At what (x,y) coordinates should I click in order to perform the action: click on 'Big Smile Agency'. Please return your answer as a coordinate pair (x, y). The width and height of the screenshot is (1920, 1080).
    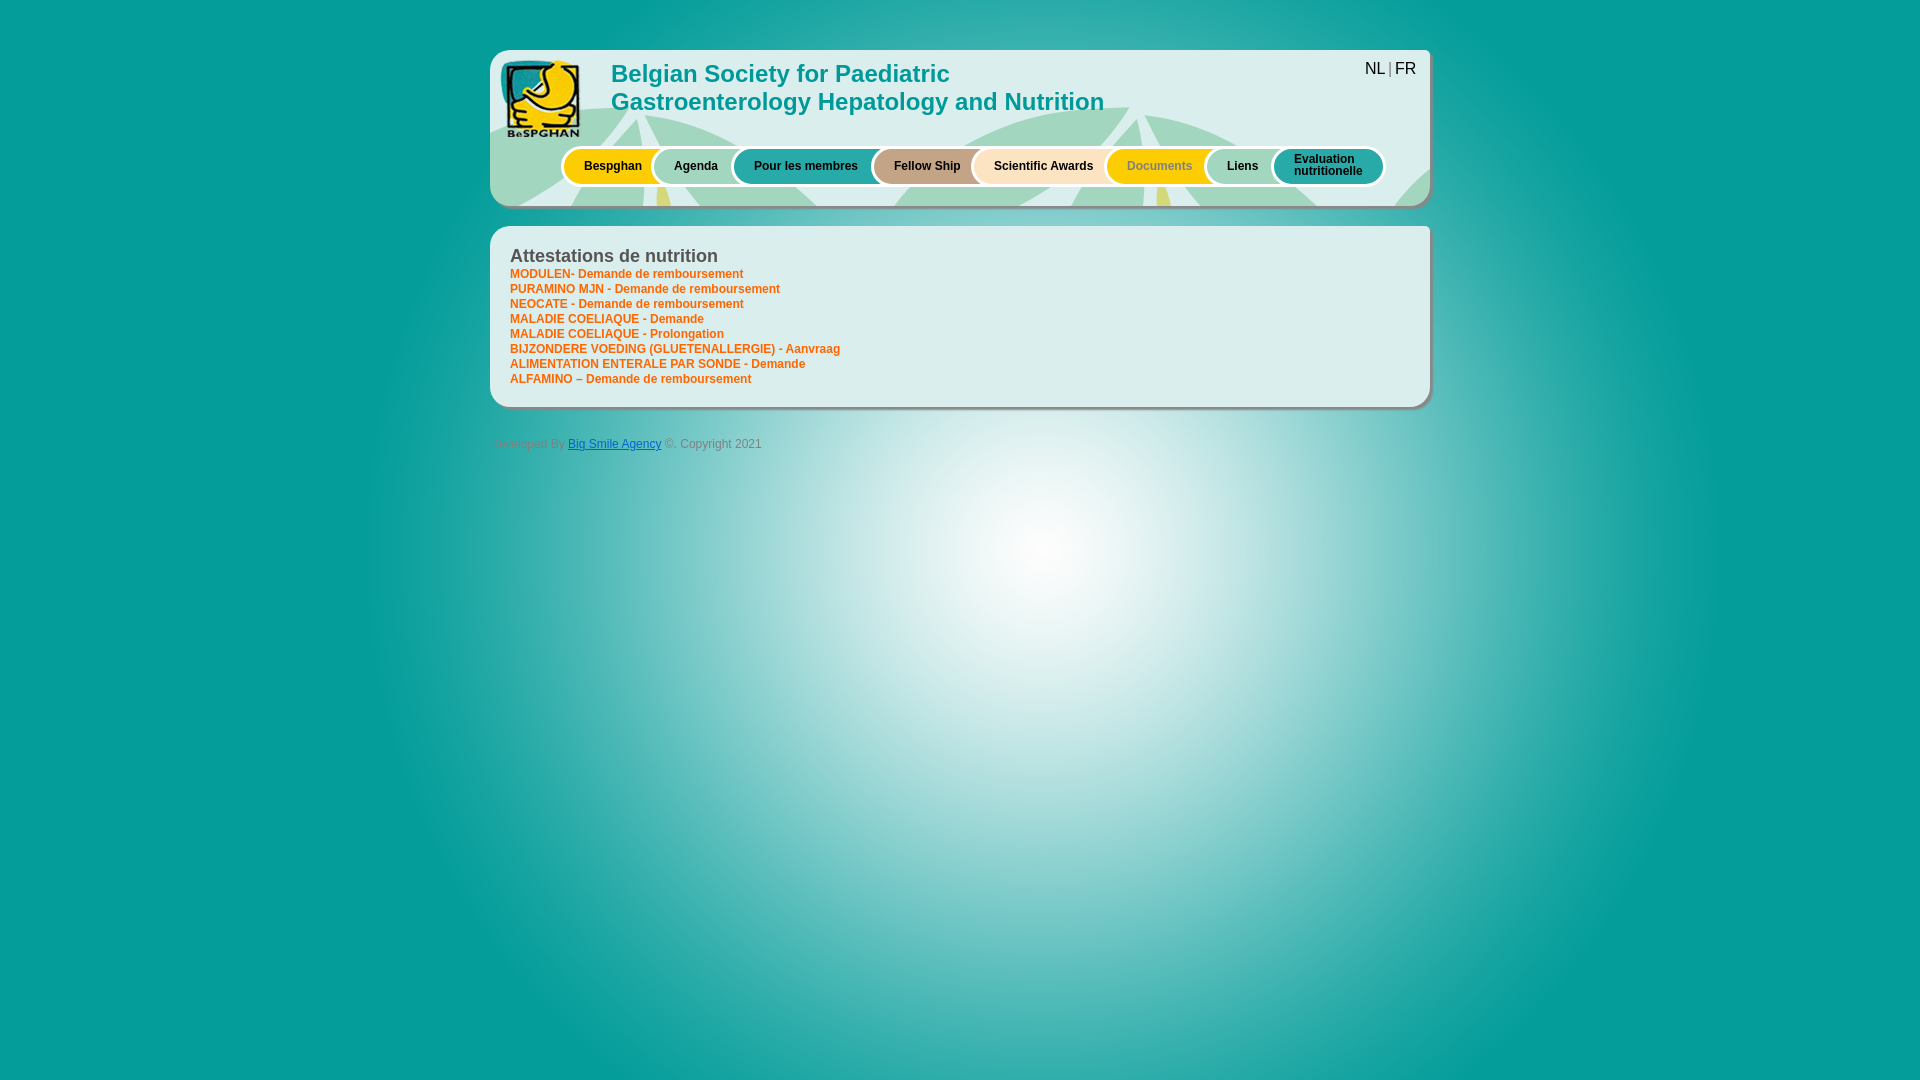
    Looking at the image, I should click on (613, 442).